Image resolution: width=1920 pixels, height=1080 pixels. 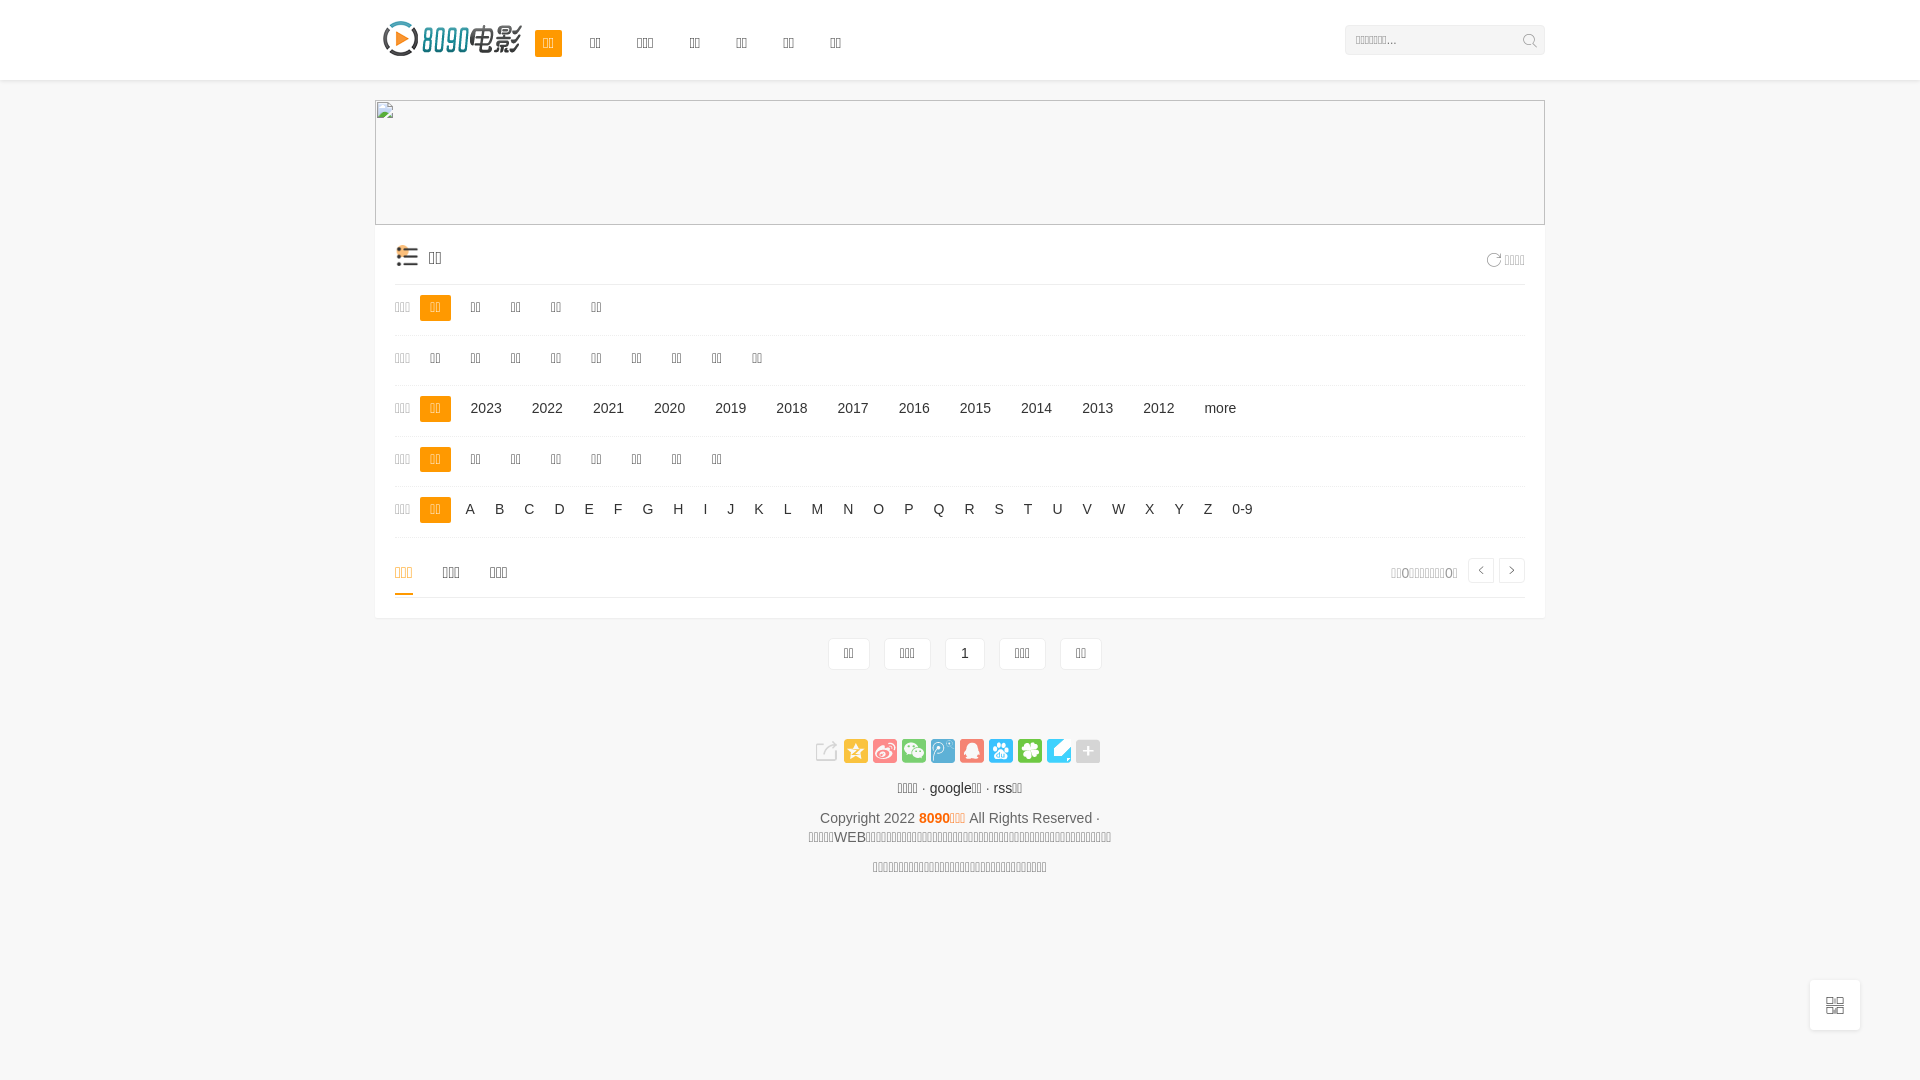 What do you see at coordinates (816, 508) in the screenshot?
I see `'M'` at bounding box center [816, 508].